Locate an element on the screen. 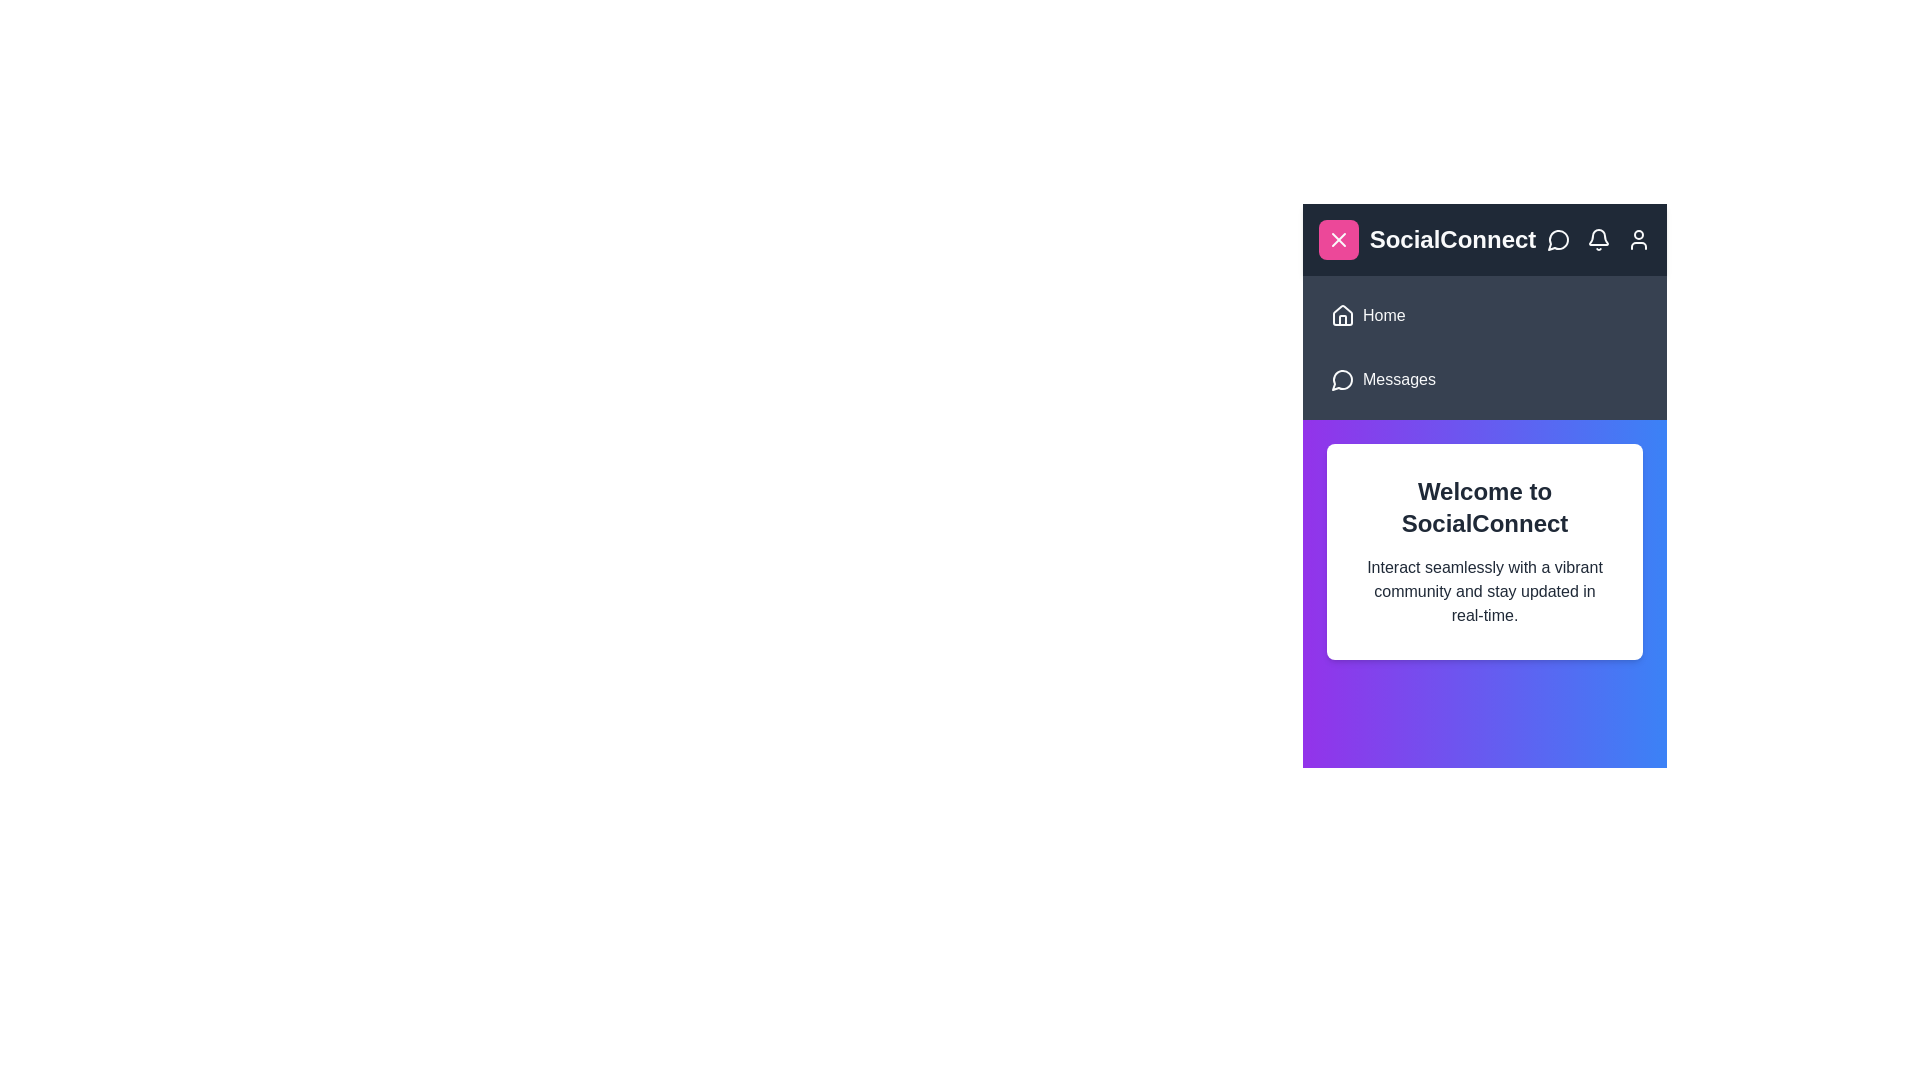  the welcome message text area to read its content is located at coordinates (1484, 551).